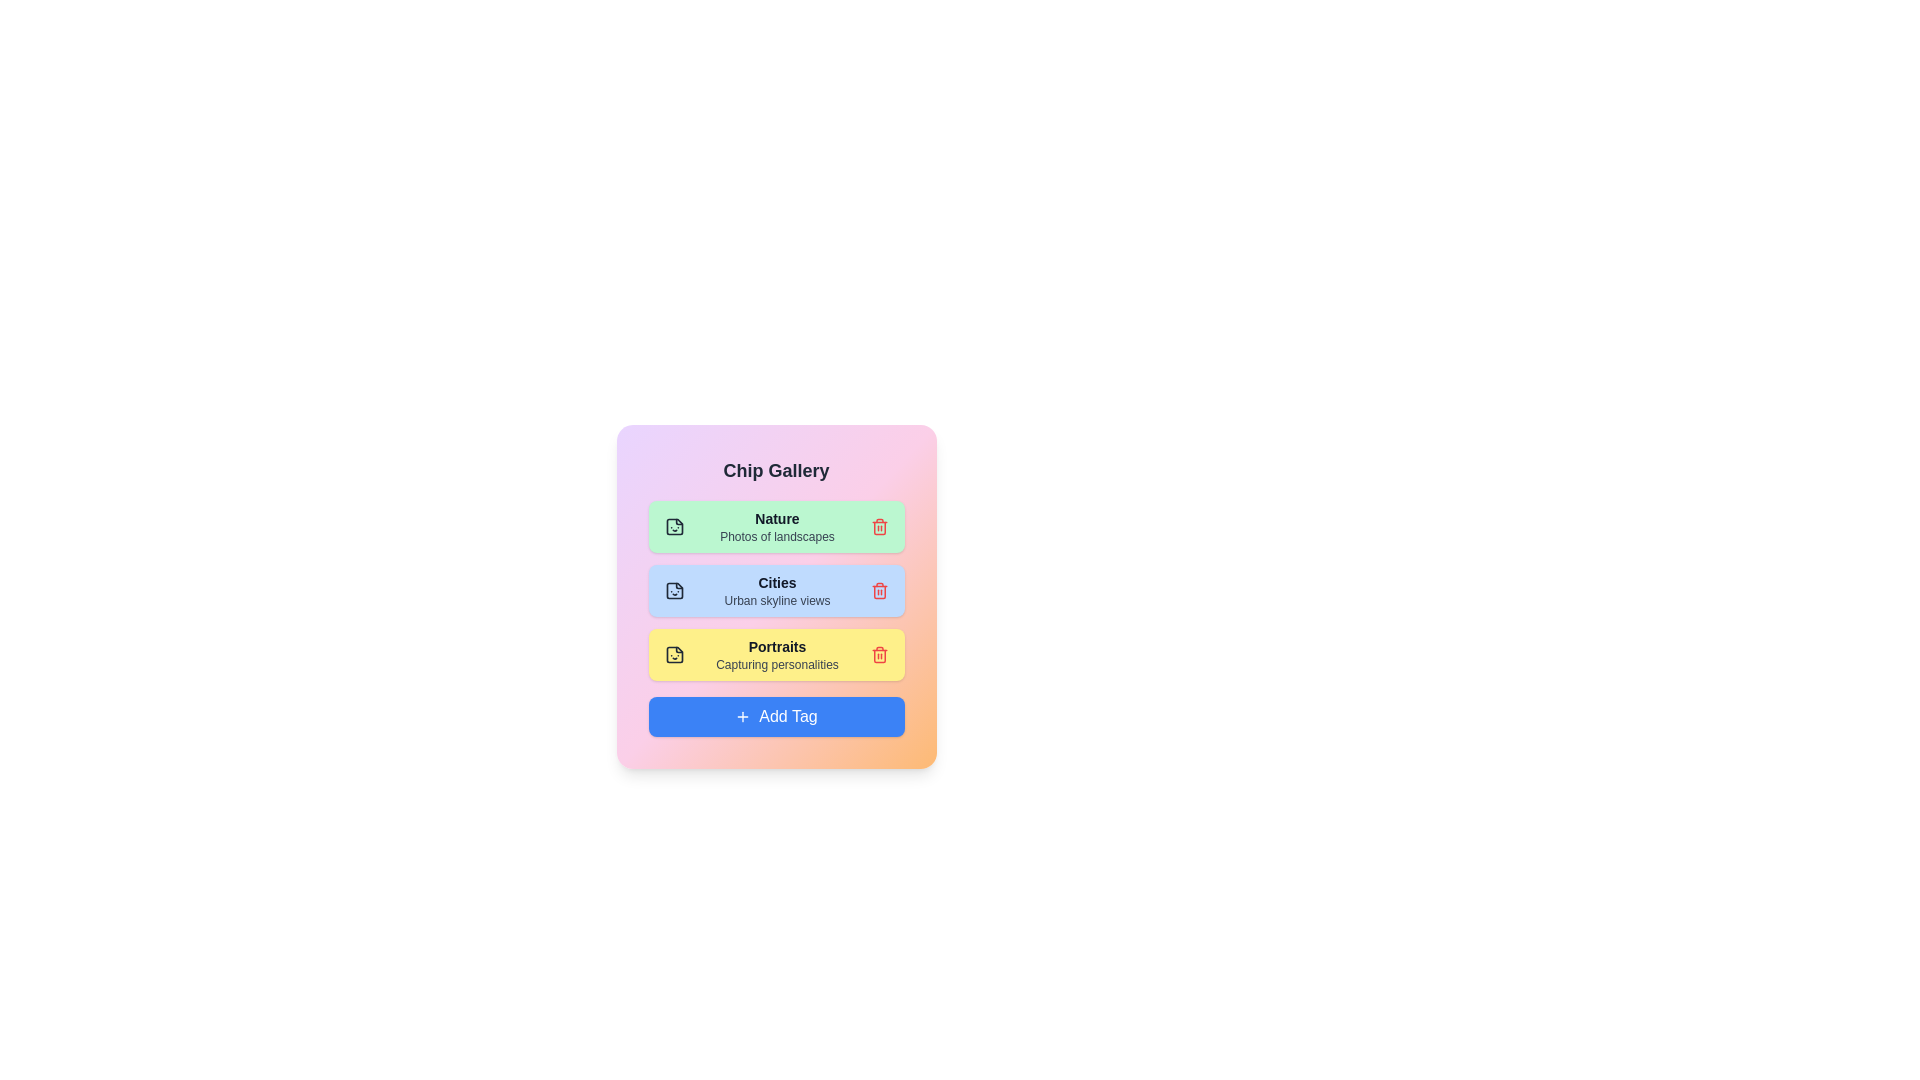  What do you see at coordinates (879, 655) in the screenshot?
I see `the delete button for the tag labeled 'Portraits' to remove it` at bounding box center [879, 655].